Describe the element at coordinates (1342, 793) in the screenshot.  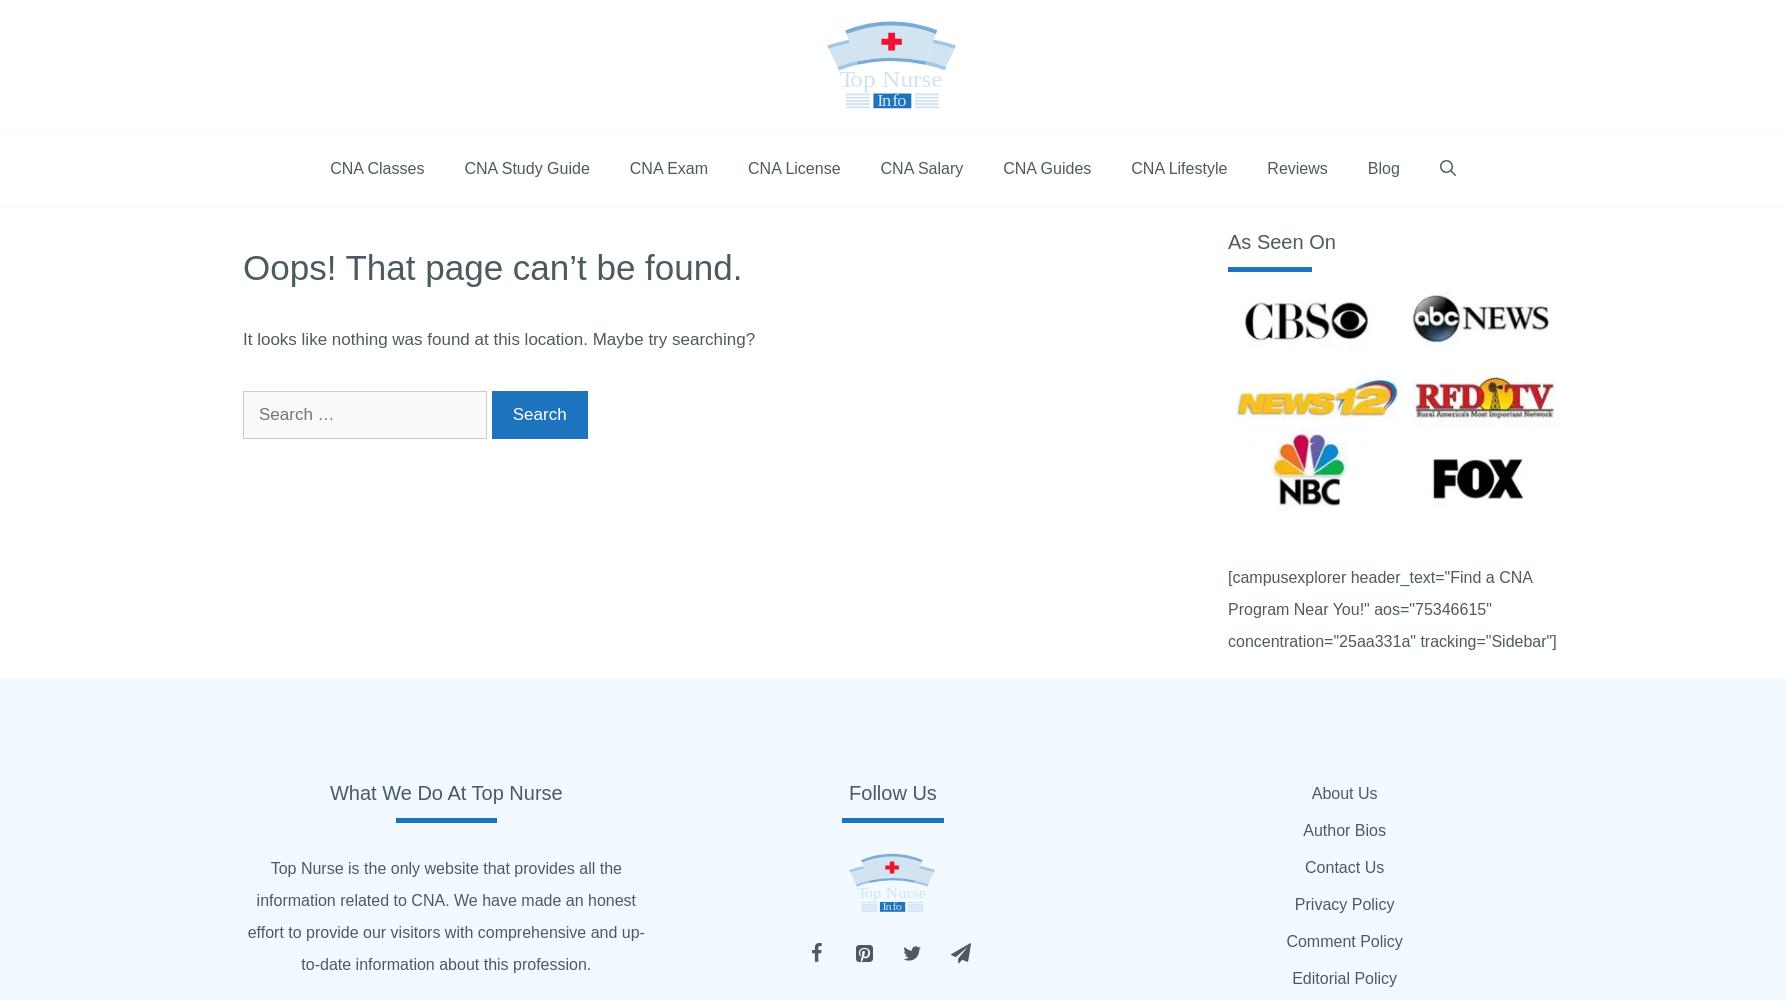
I see `'About Us'` at that location.